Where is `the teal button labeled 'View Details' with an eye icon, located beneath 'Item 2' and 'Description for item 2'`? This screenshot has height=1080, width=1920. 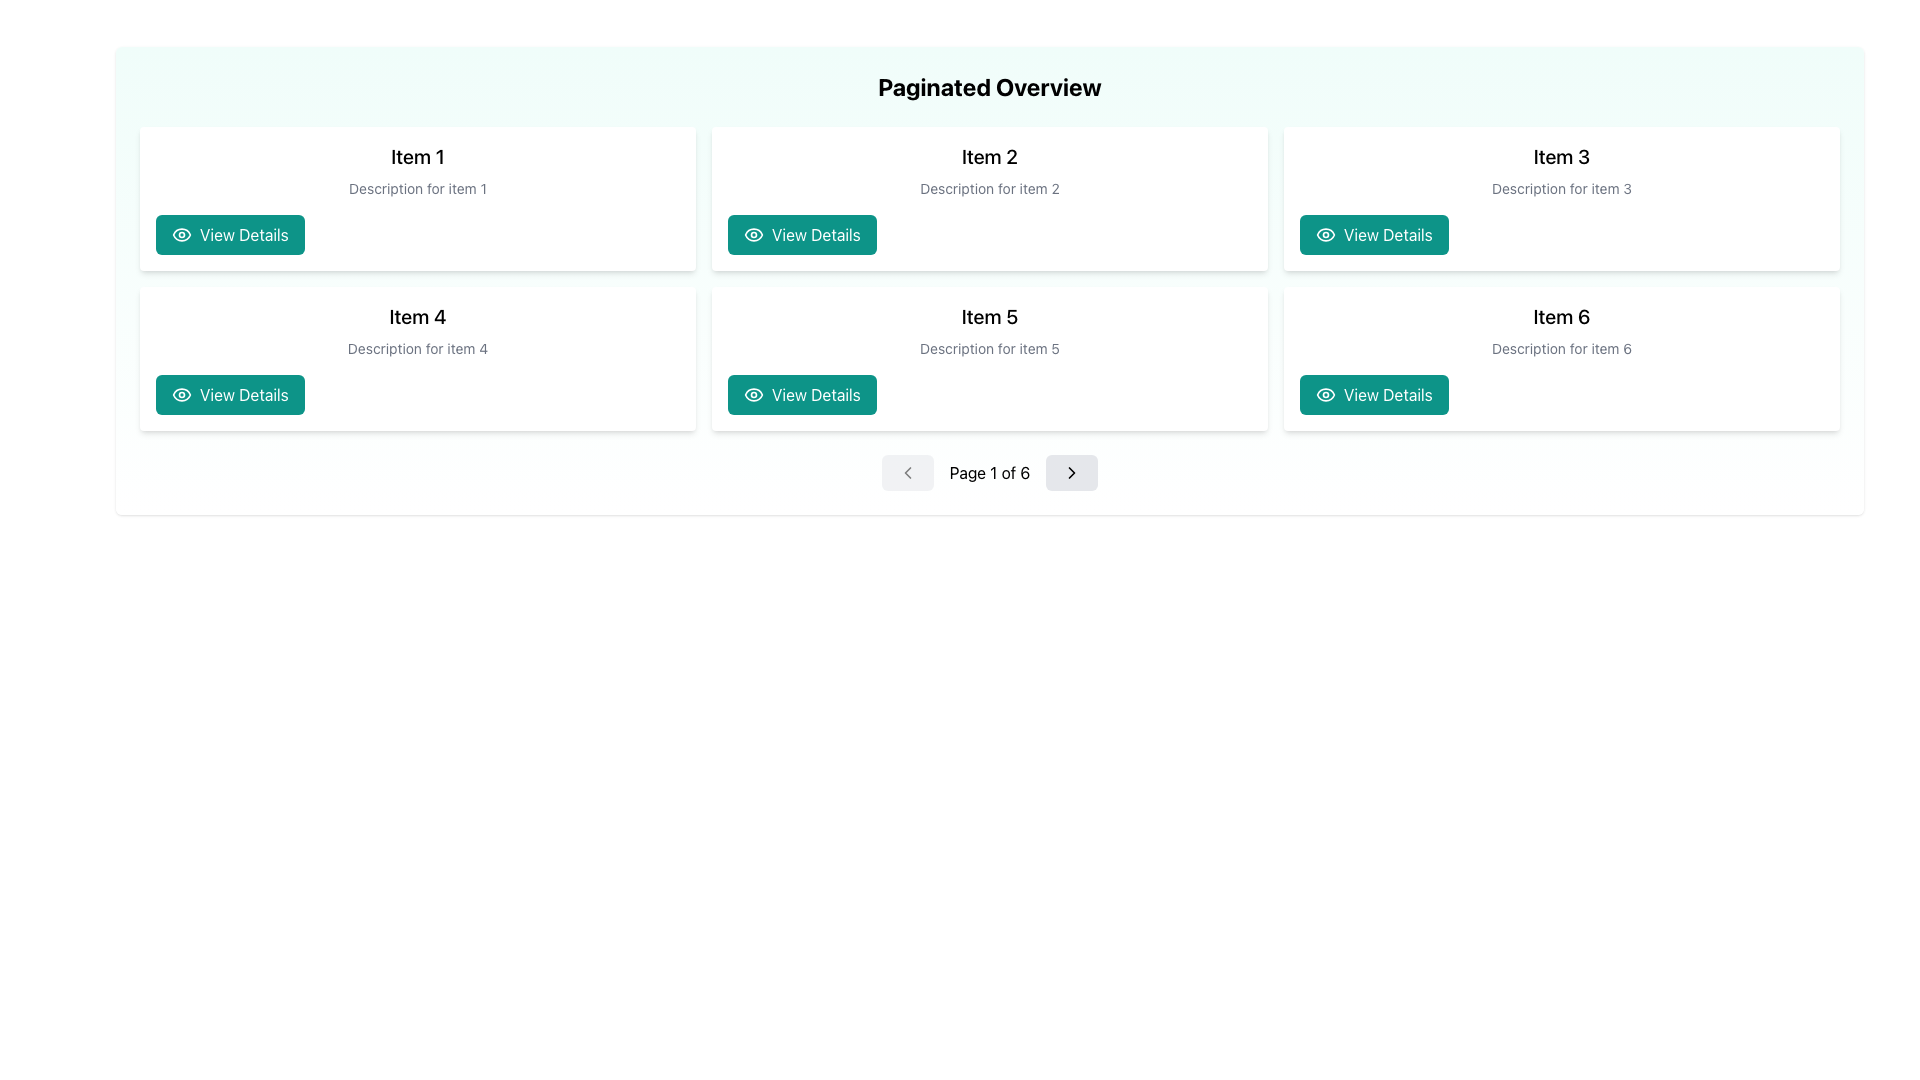 the teal button labeled 'View Details' with an eye icon, located beneath 'Item 2' and 'Description for item 2' is located at coordinates (802, 234).